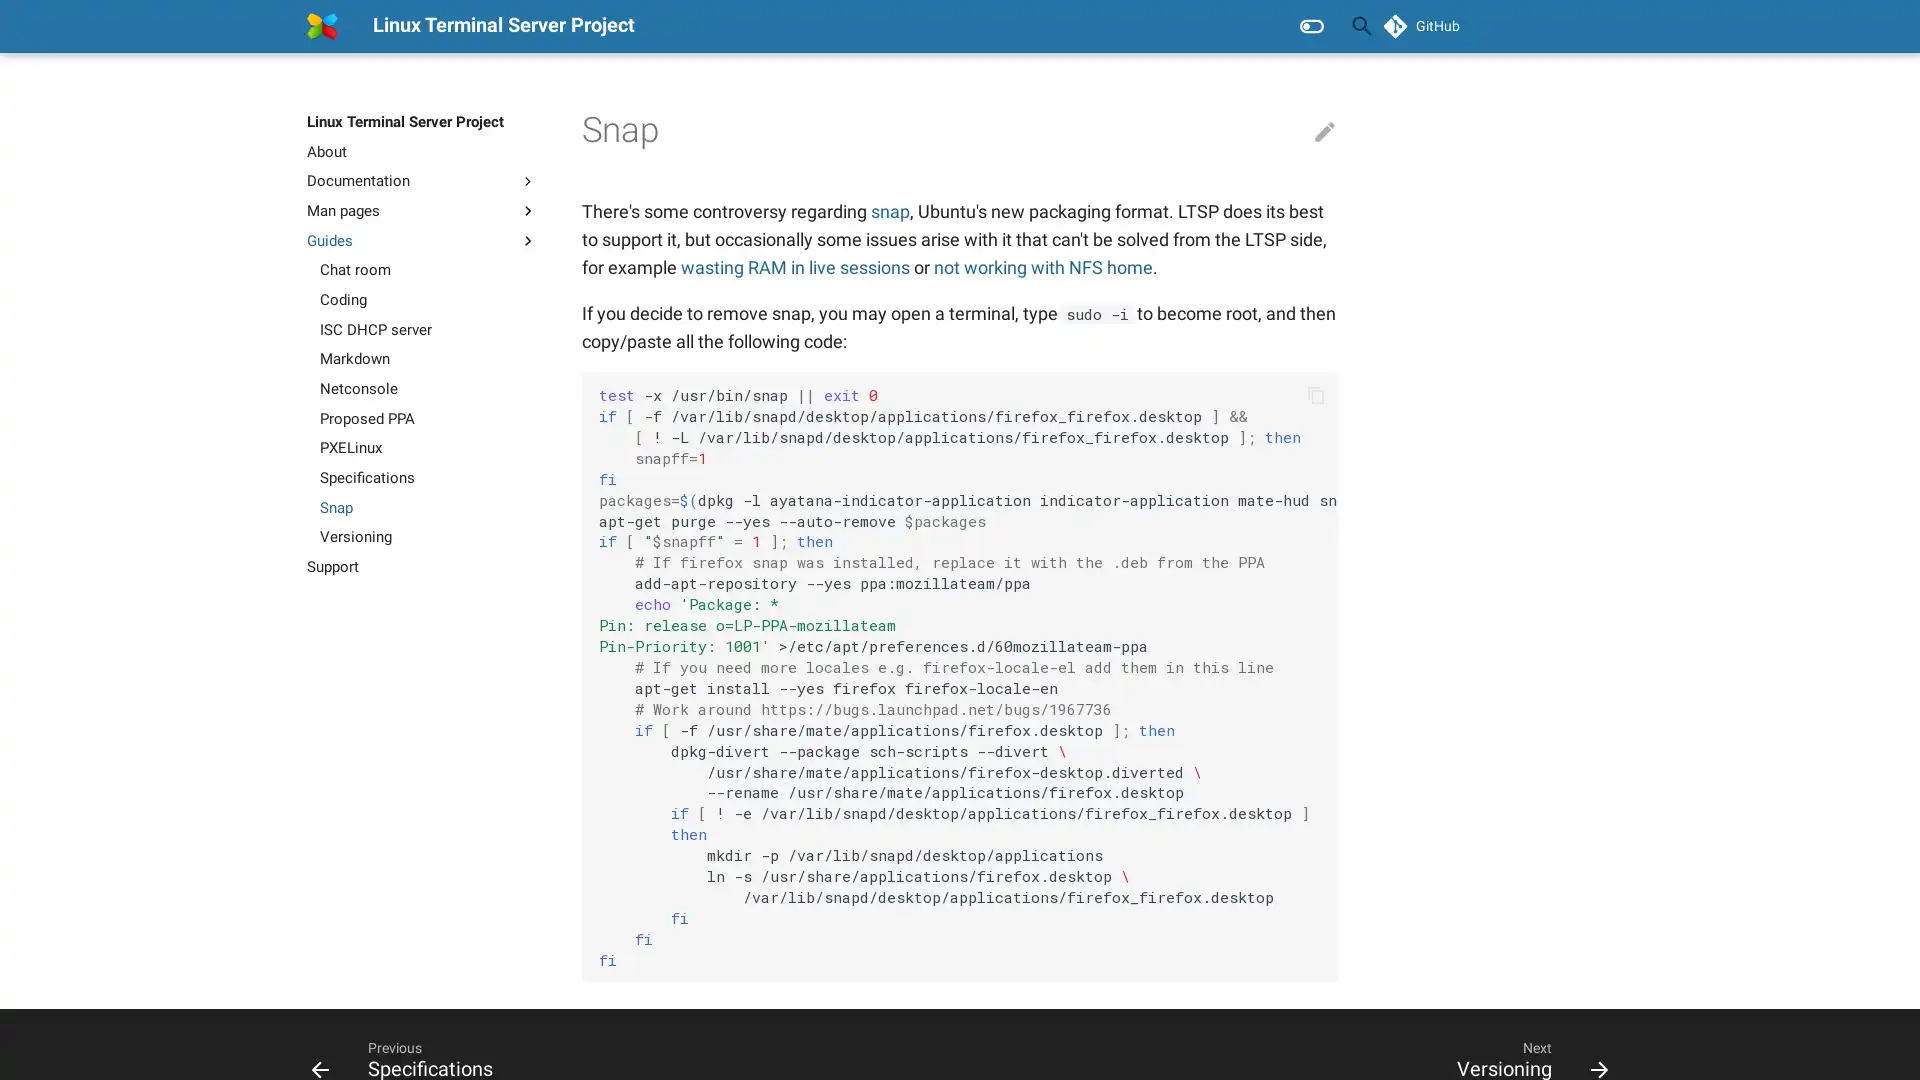 This screenshot has height=1080, width=1920. What do you see at coordinates (1314, 26) in the screenshot?
I see `Clear` at bounding box center [1314, 26].